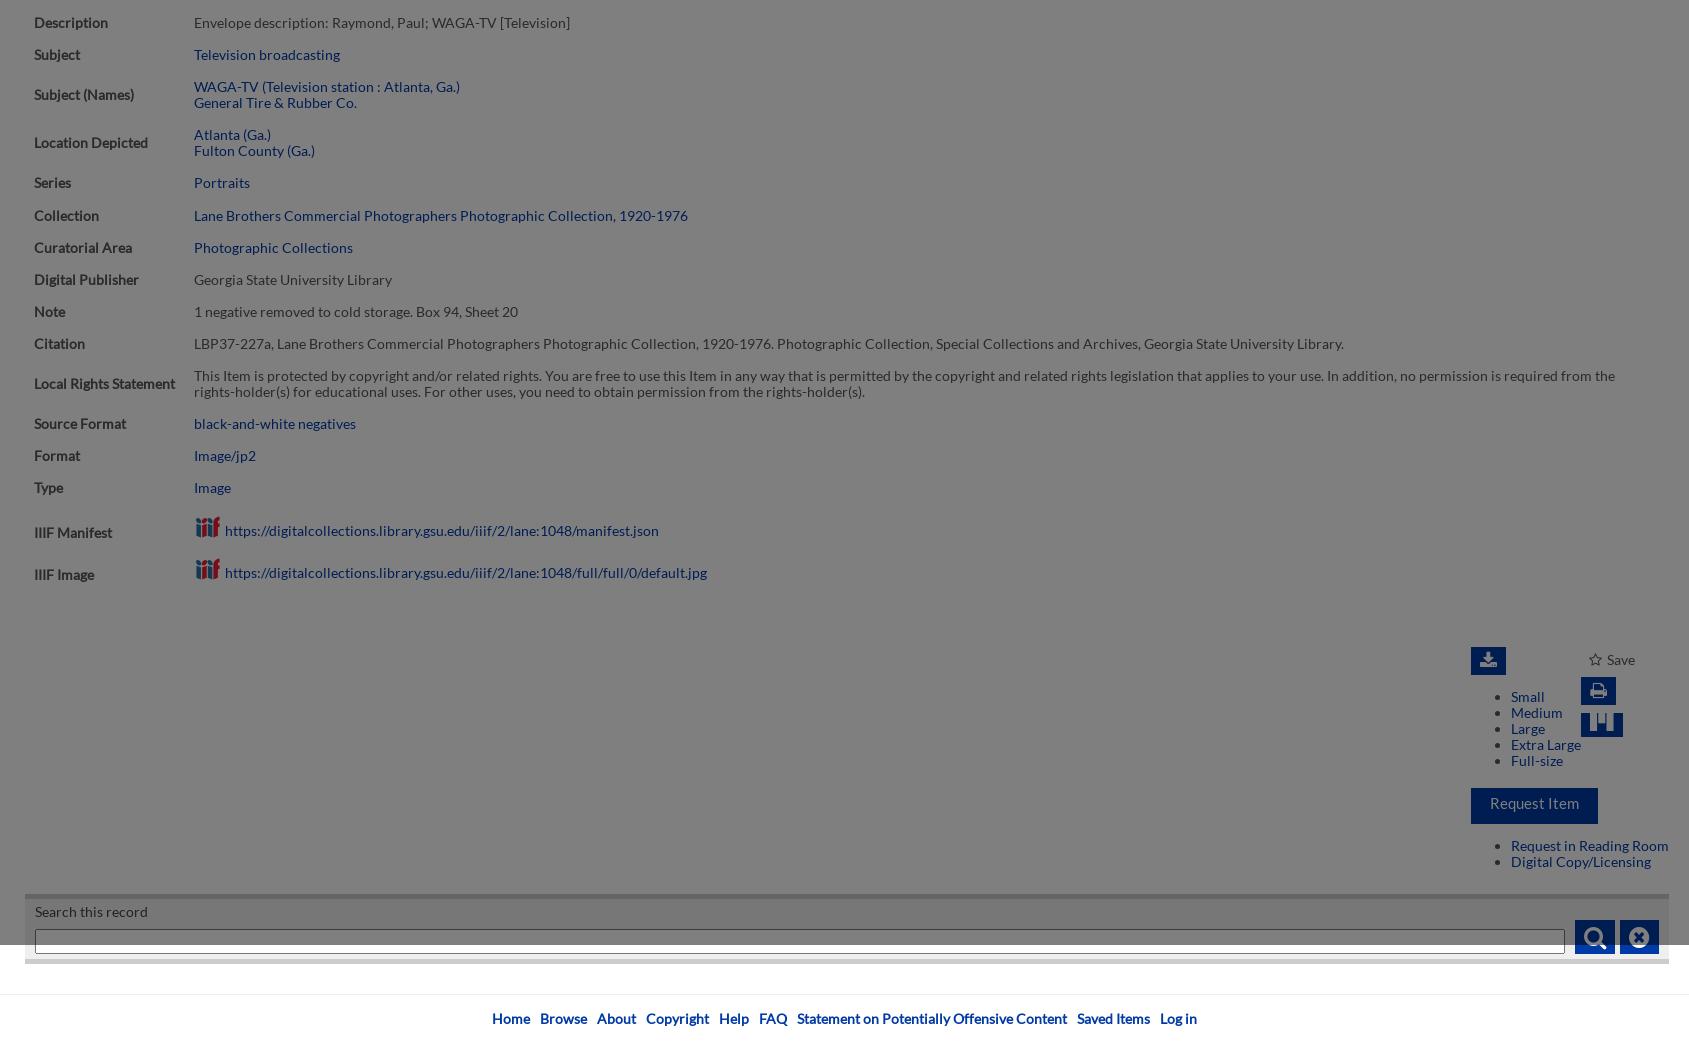  I want to click on 'Small', so click(1527, 694).